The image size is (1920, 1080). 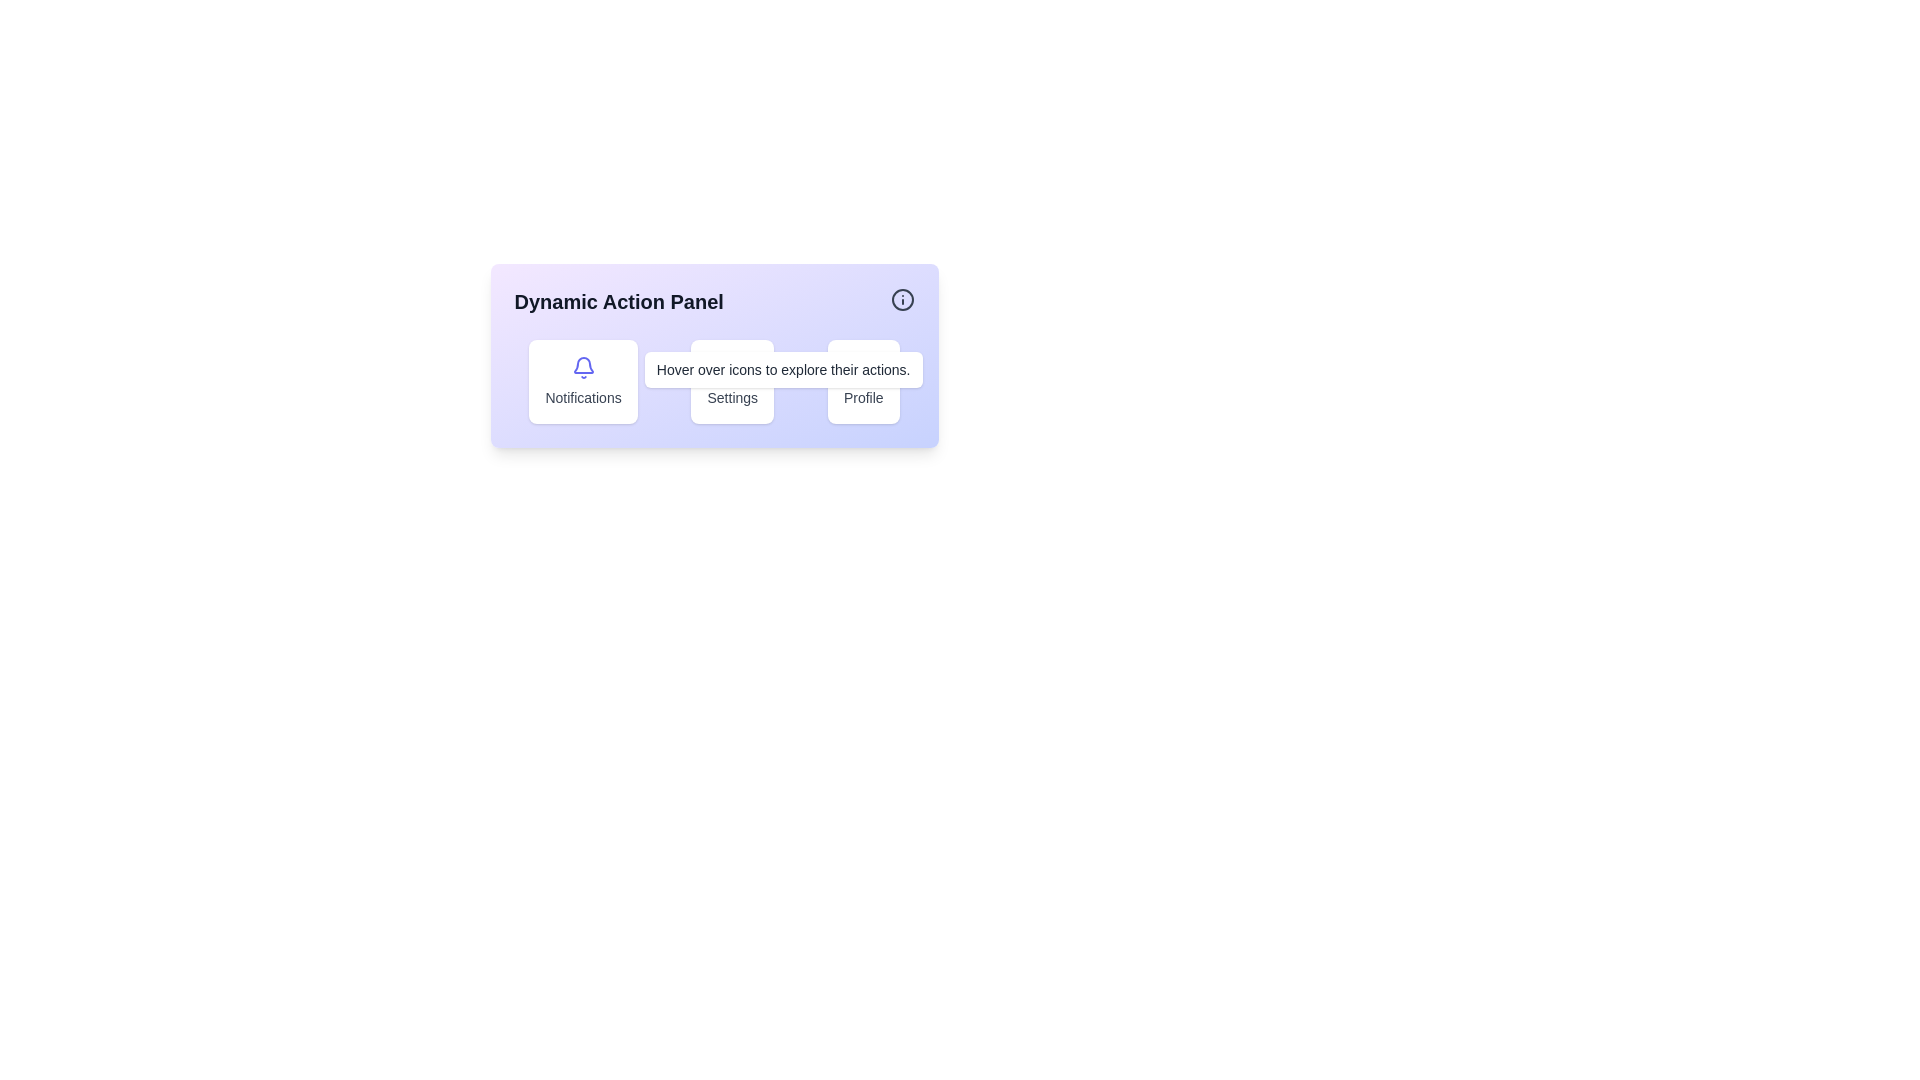 What do you see at coordinates (863, 334) in the screenshot?
I see `the tooltip element with a black background and white text that displays 'Detail of Profile', located at the top center of the 'Profile' button` at bounding box center [863, 334].